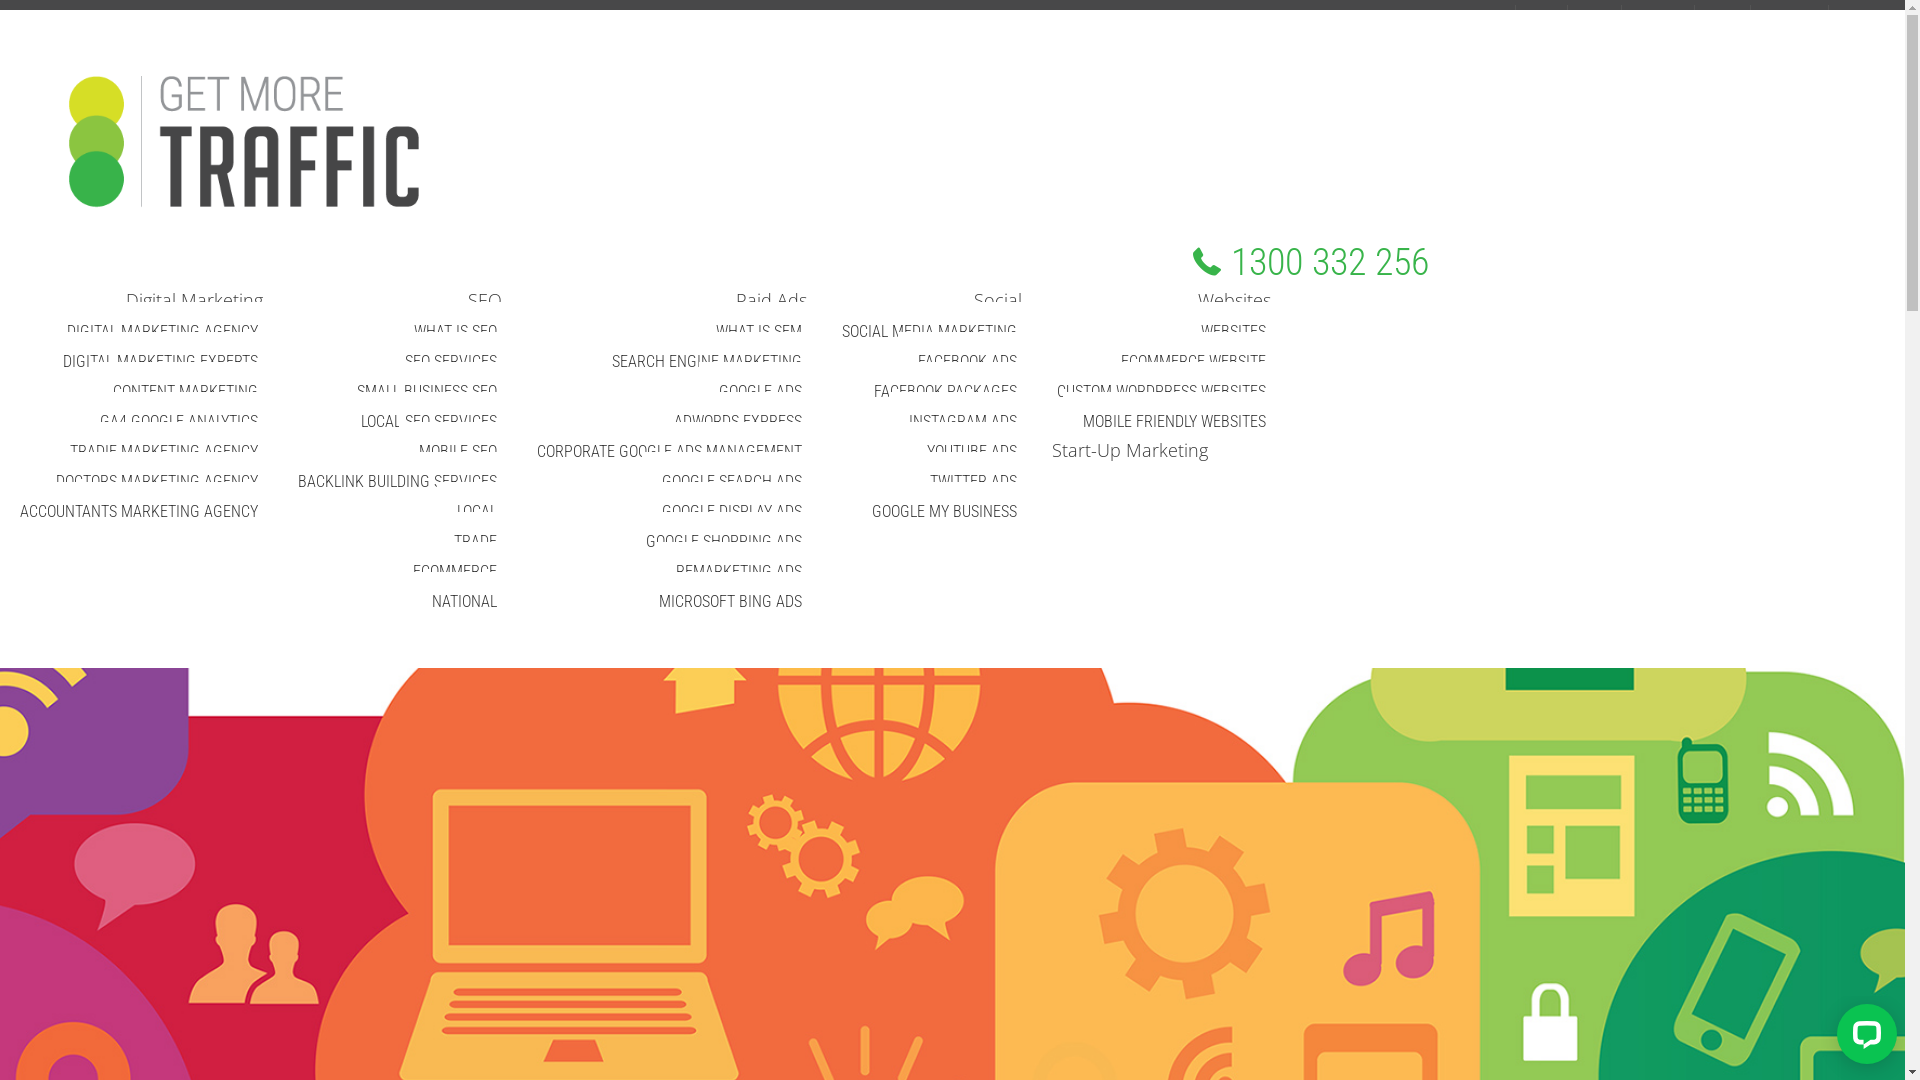 This screenshot has width=1920, height=1080. Describe the element at coordinates (943, 510) in the screenshot. I see `'GOOGLE MY BUSINESS'` at that location.